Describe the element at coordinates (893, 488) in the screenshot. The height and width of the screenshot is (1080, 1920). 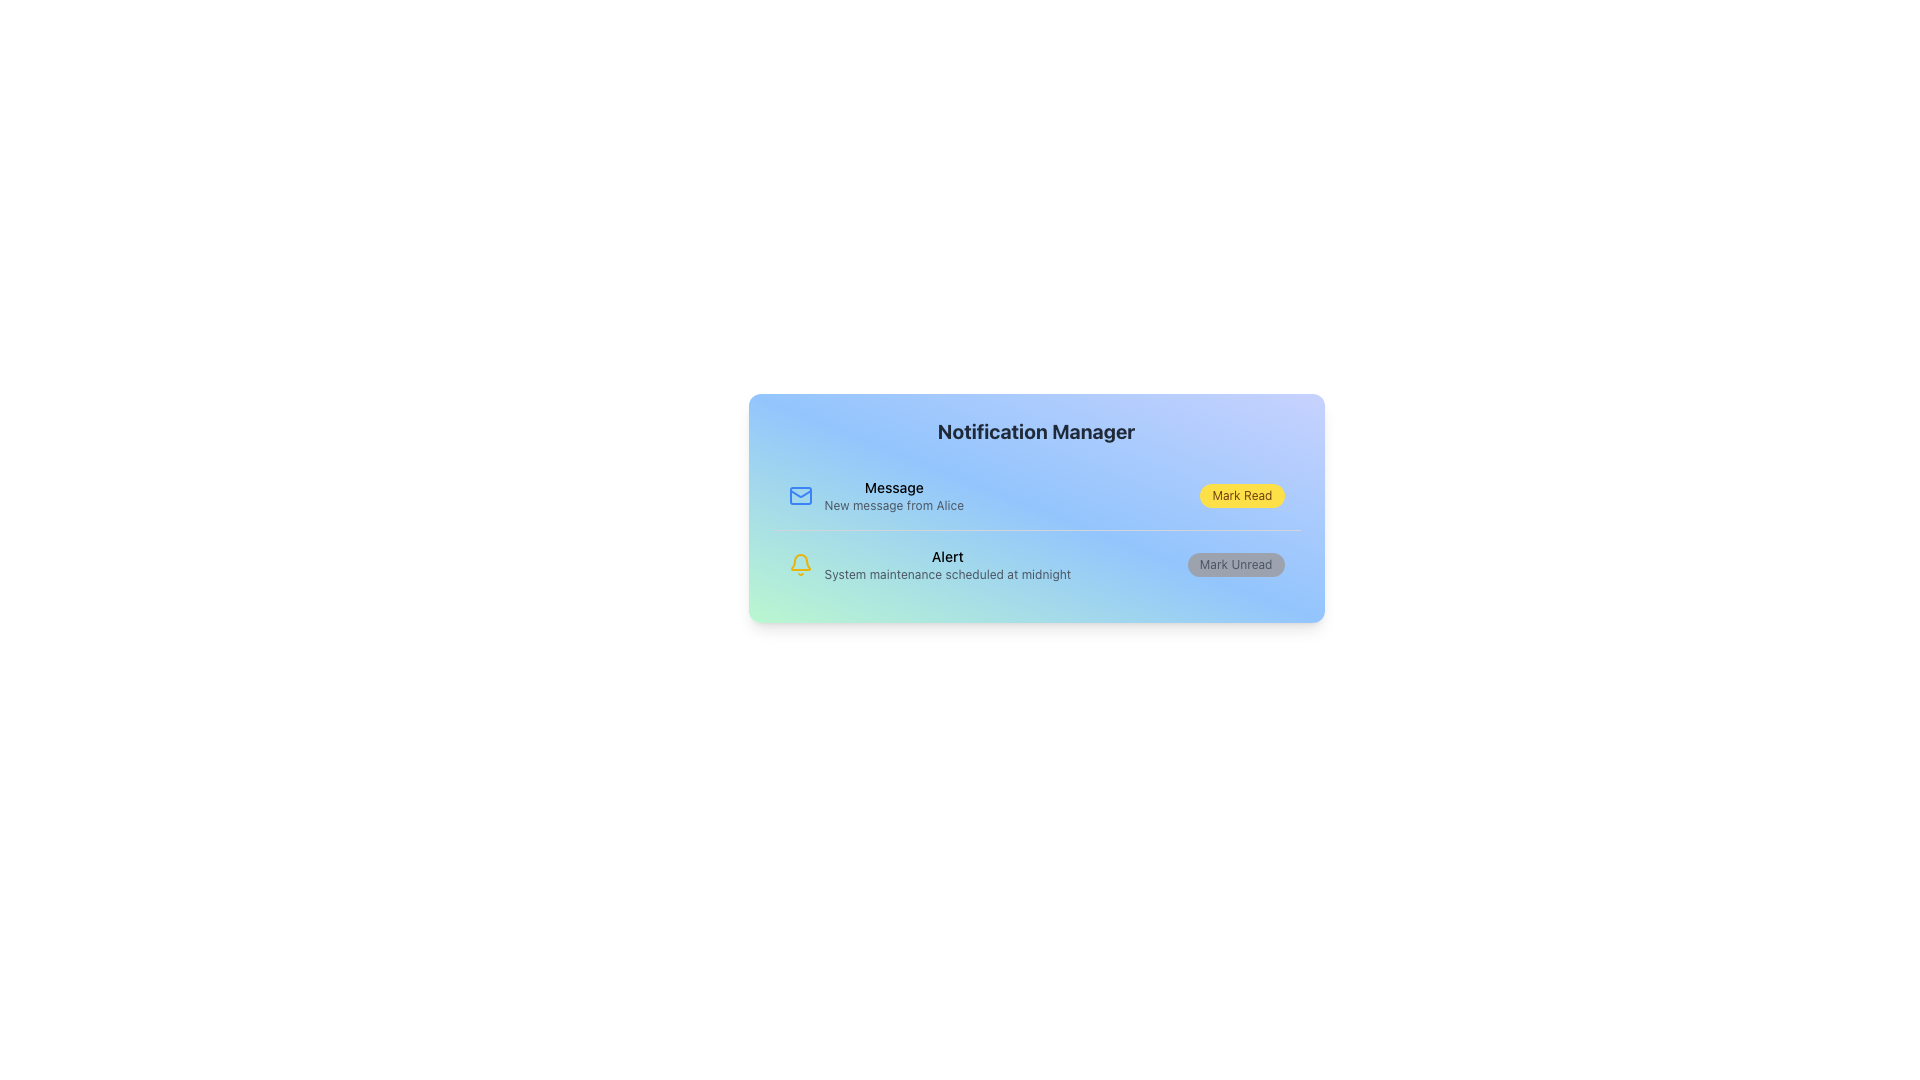
I see `text label that serves as the heading for a notification item, specifically indicating 'New message from Alice'` at that location.